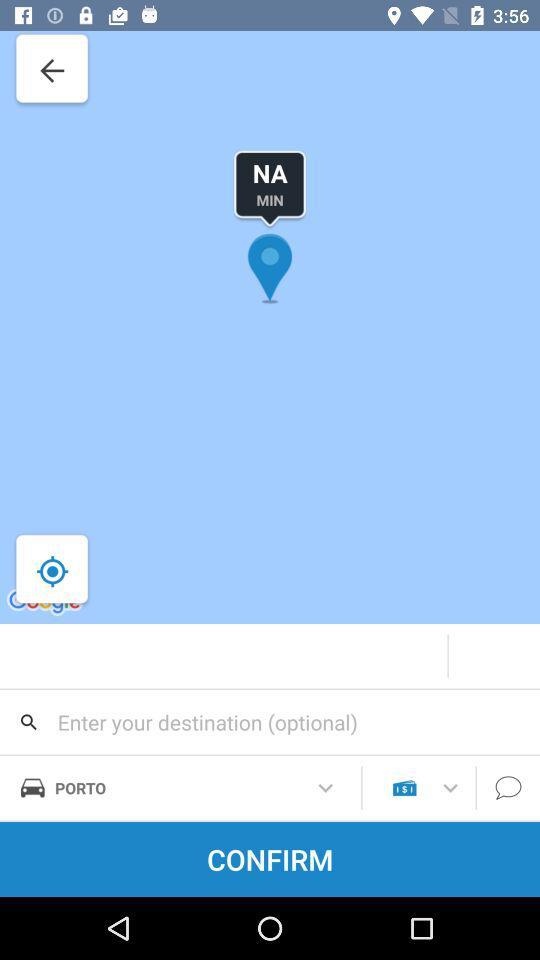 The width and height of the screenshot is (540, 960). Describe the element at coordinates (508, 788) in the screenshot. I see `open conversation` at that location.